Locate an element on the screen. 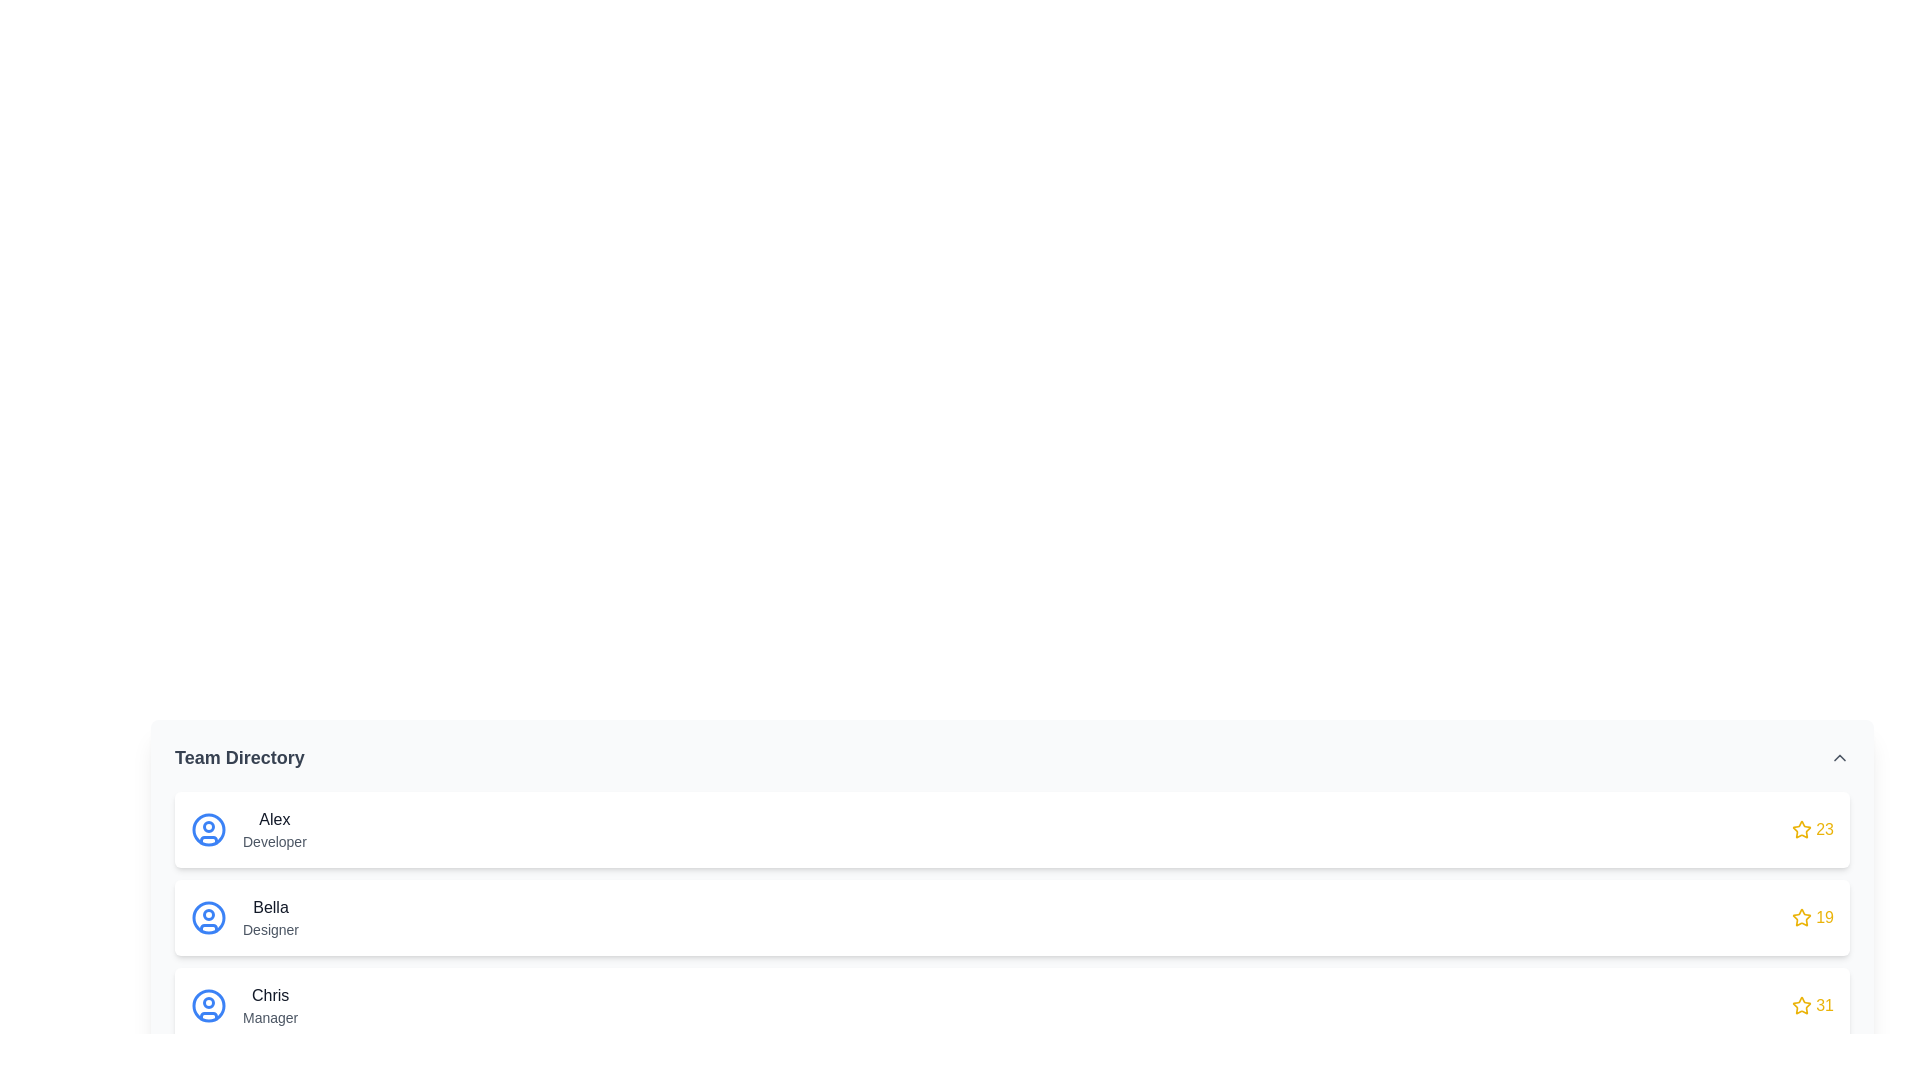 This screenshot has height=1080, width=1920. the circular icon component associated with the profile of 'Alex, Developer' in the team directory list is located at coordinates (209, 826).